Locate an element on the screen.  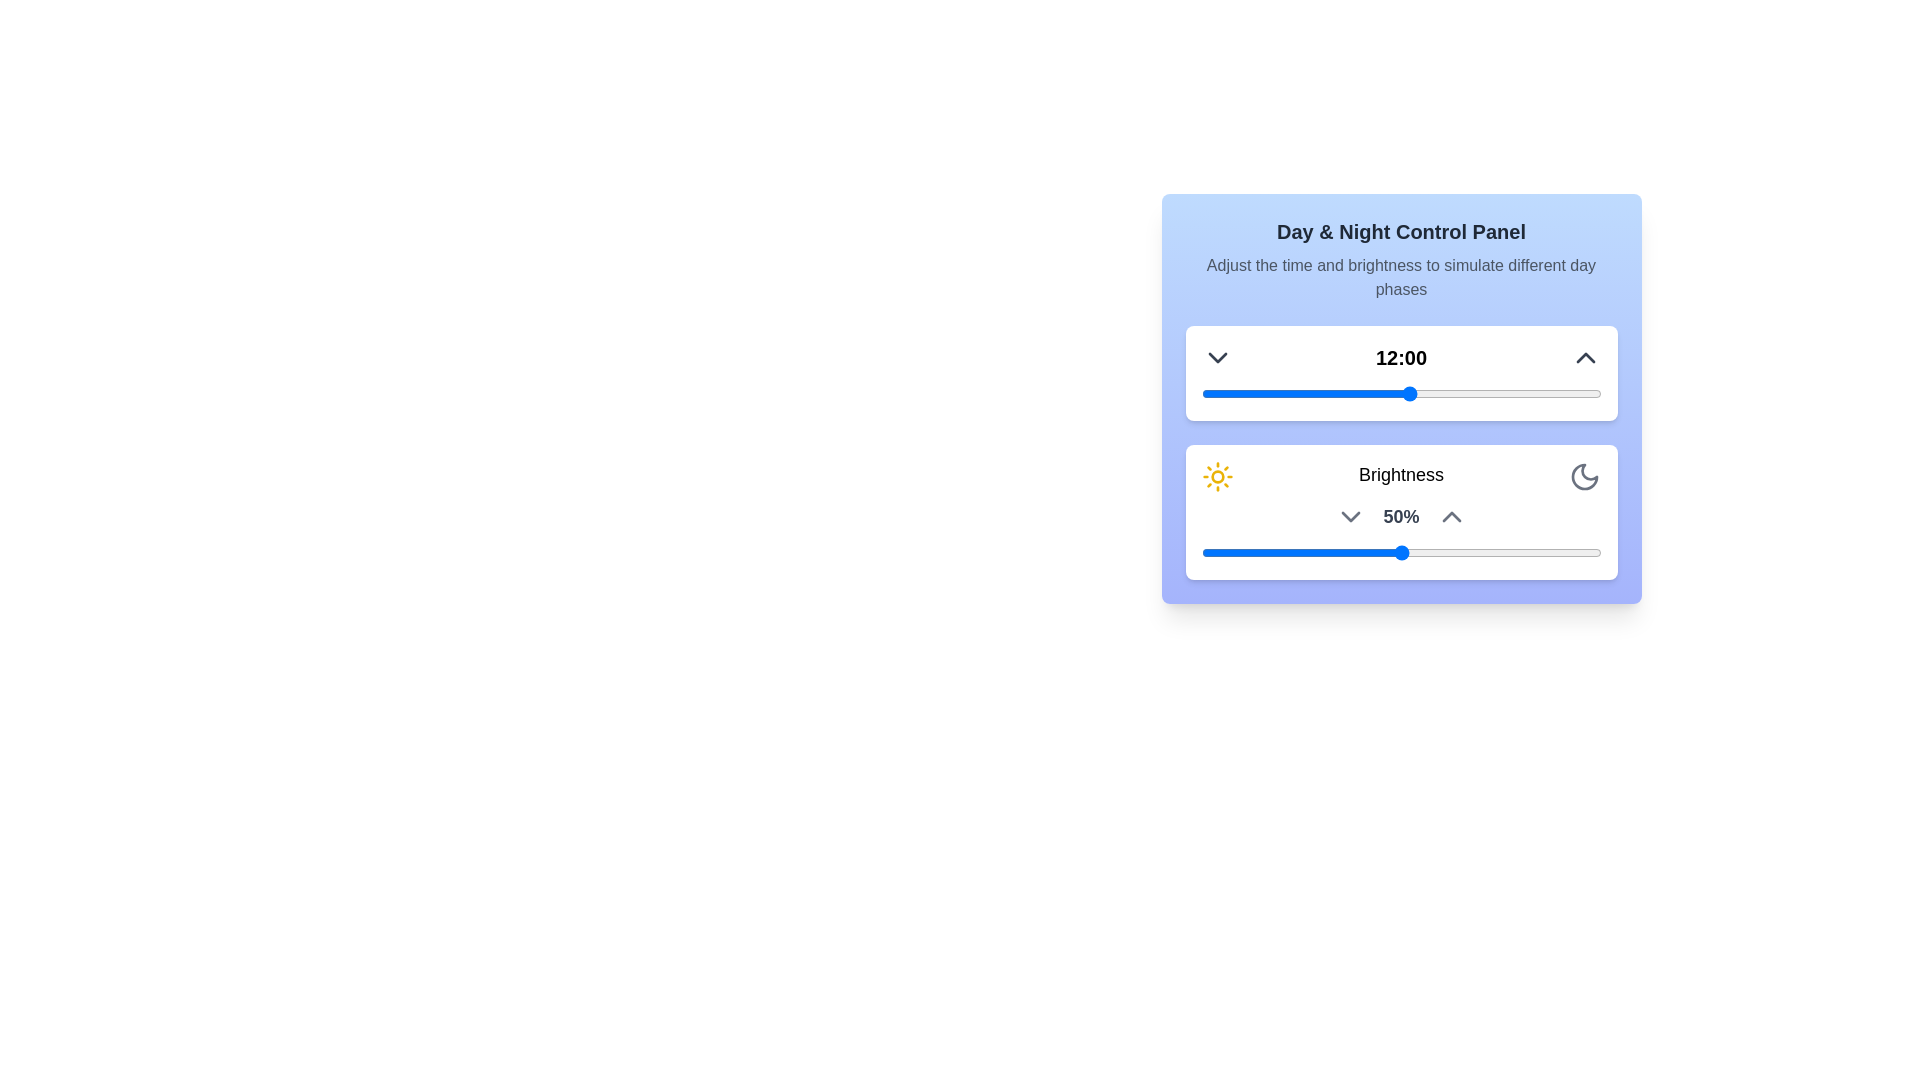
brightness is located at coordinates (1457, 552).